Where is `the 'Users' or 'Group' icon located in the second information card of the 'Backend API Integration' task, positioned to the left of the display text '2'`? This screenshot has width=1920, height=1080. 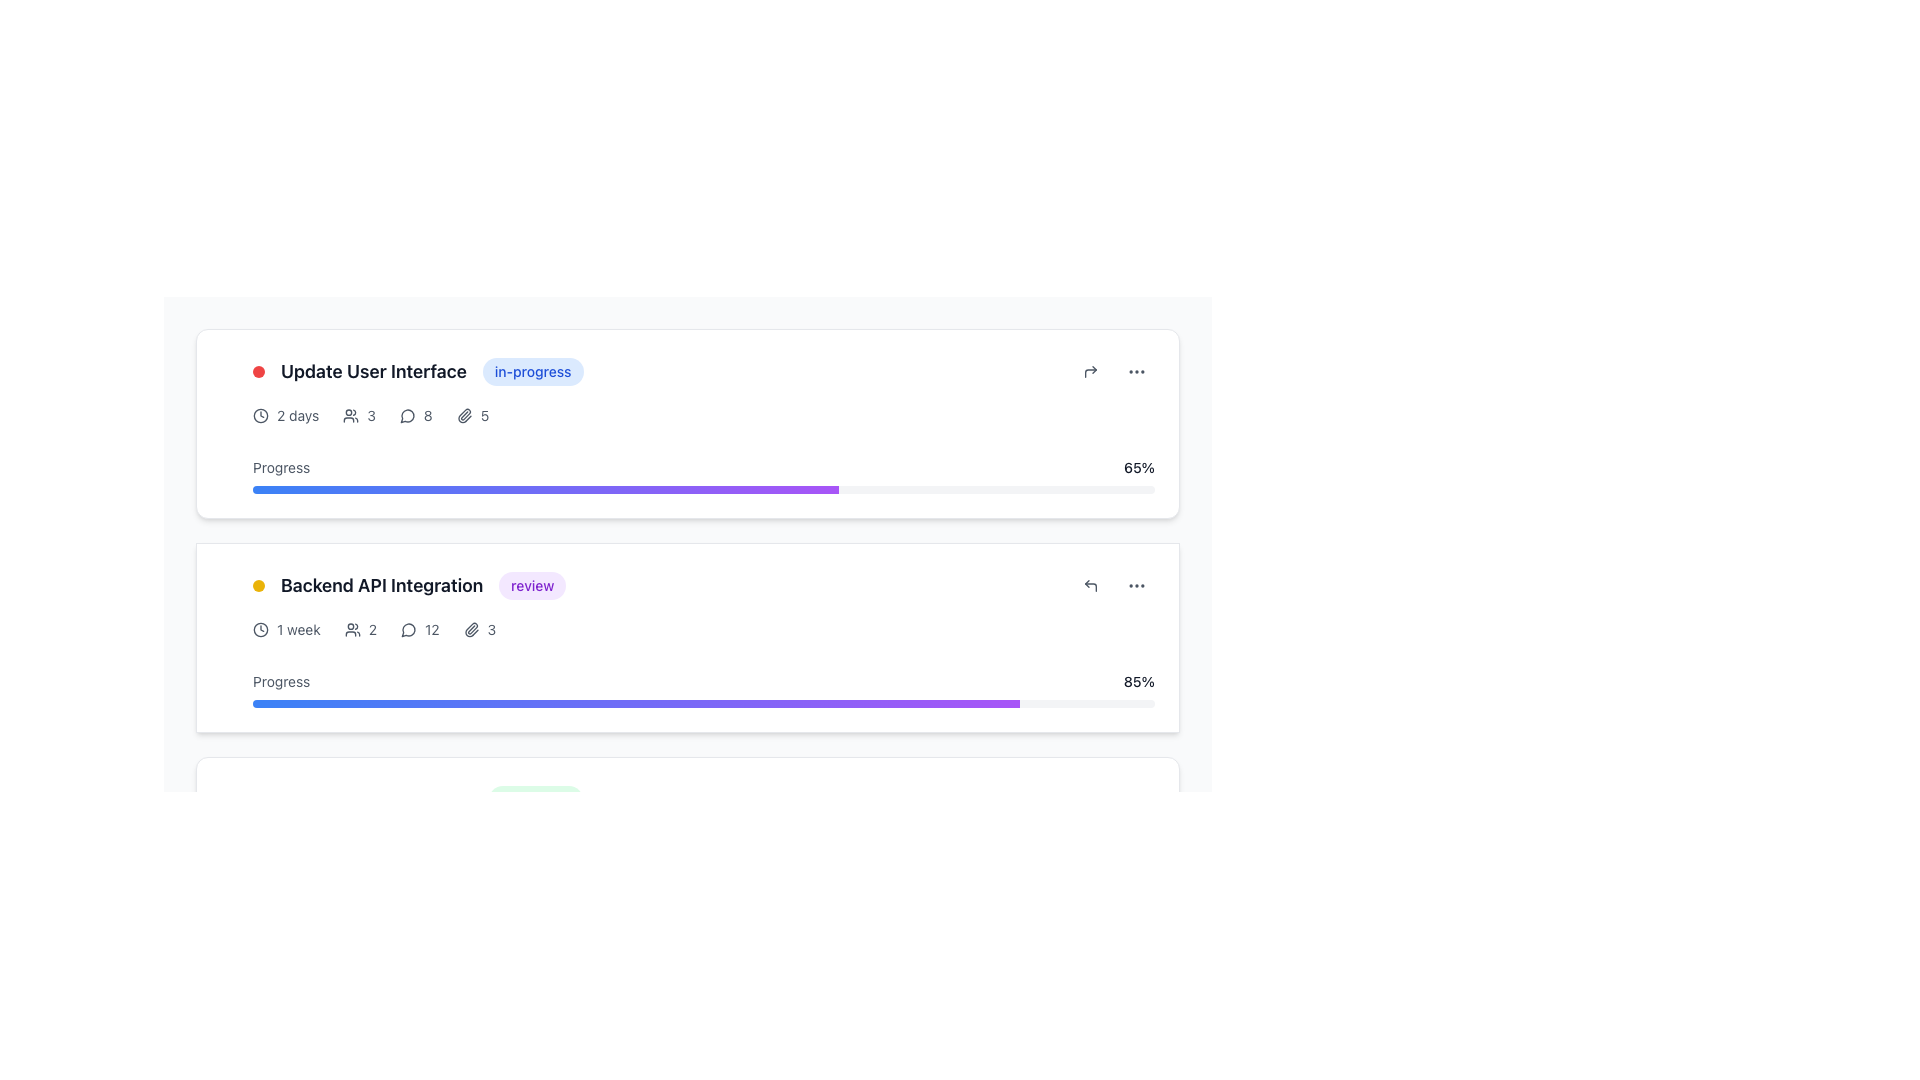 the 'Users' or 'Group' icon located in the second information card of the 'Backend API Integration' task, positioned to the left of the display text '2' is located at coordinates (352, 628).